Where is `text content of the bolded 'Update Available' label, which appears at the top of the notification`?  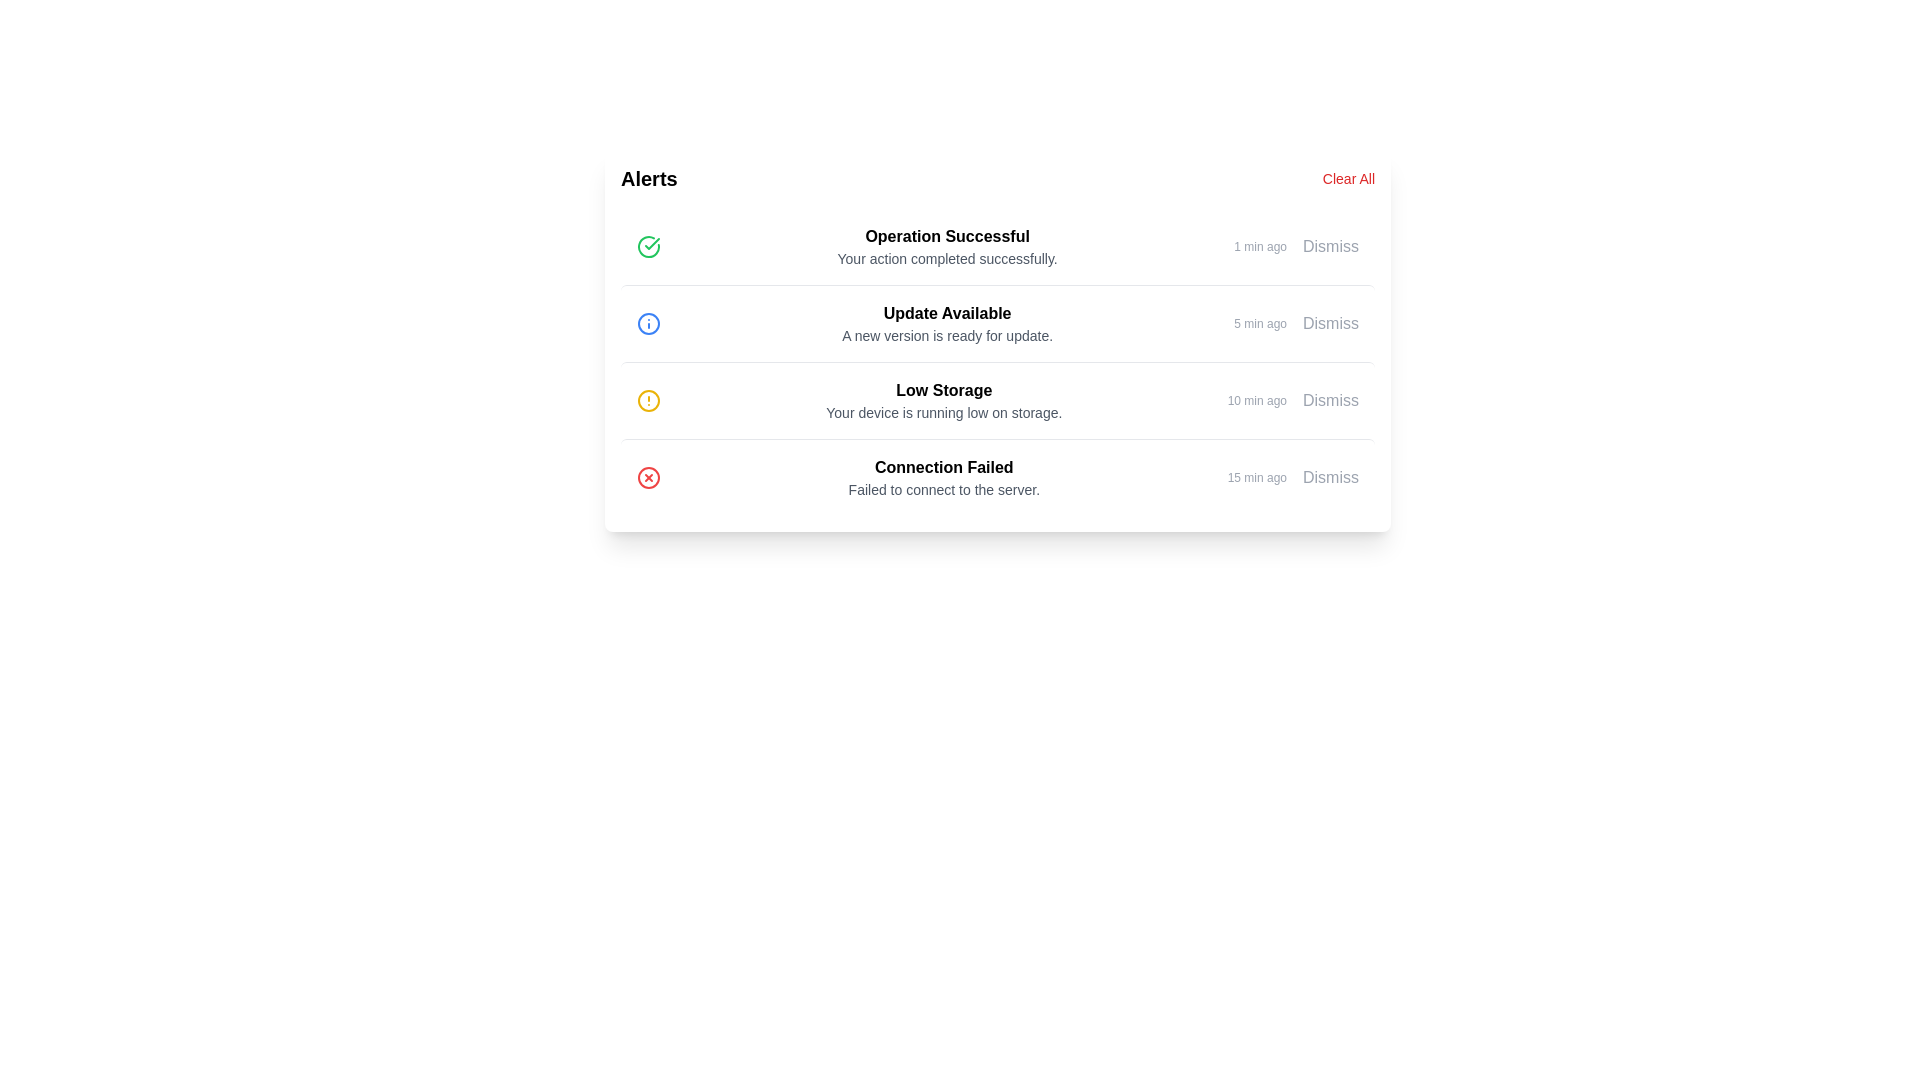 text content of the bolded 'Update Available' label, which appears at the top of the notification is located at coordinates (946, 313).